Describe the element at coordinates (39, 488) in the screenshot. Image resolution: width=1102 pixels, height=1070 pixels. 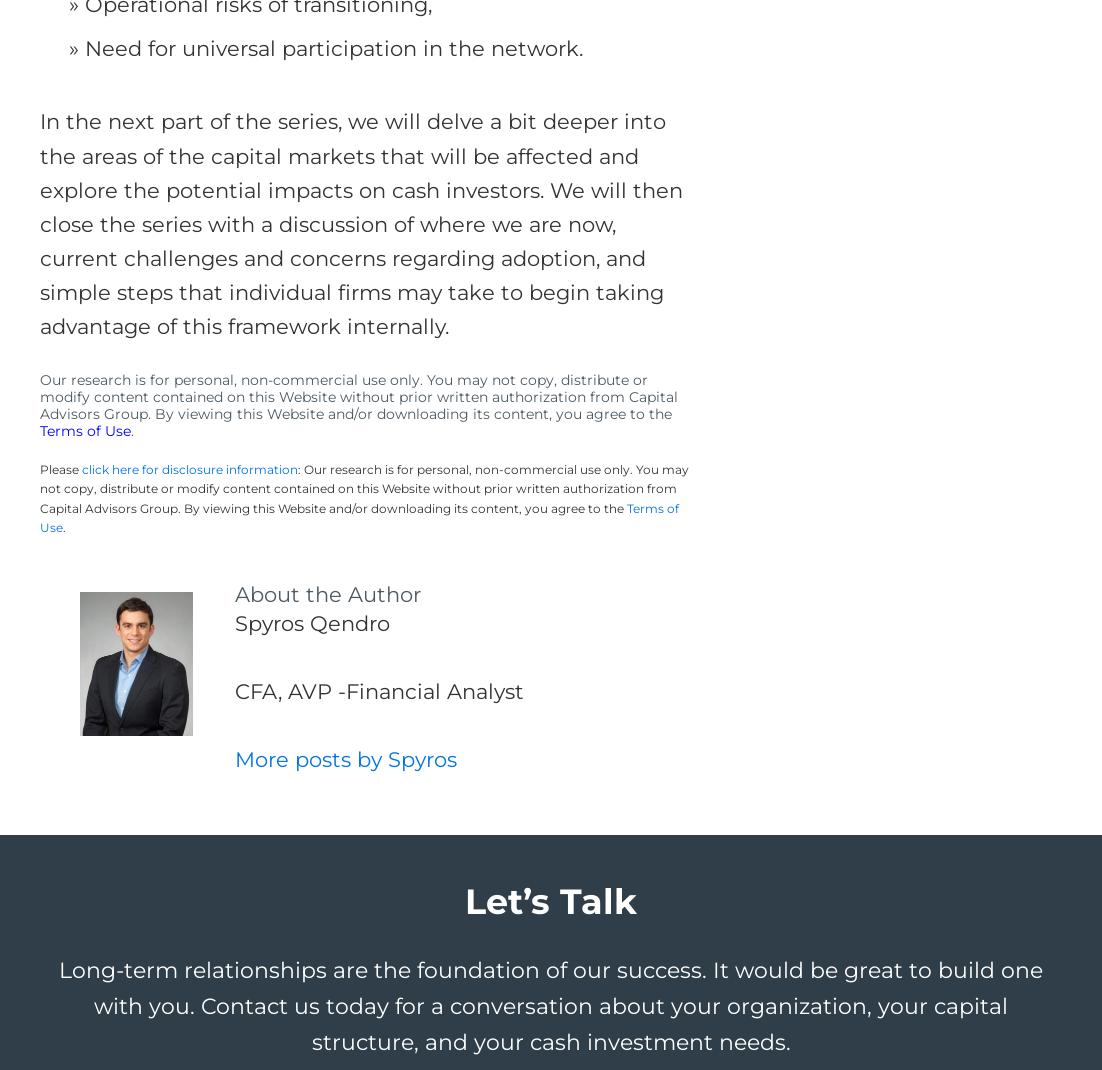
I see `': Our research is for personal, non-commercial use only. You may not copy, distribute or modify content contained on this Website without prior written authorization from Capital Advisors Group. By viewing this Website and/or downloading its content, you agree to the'` at that location.